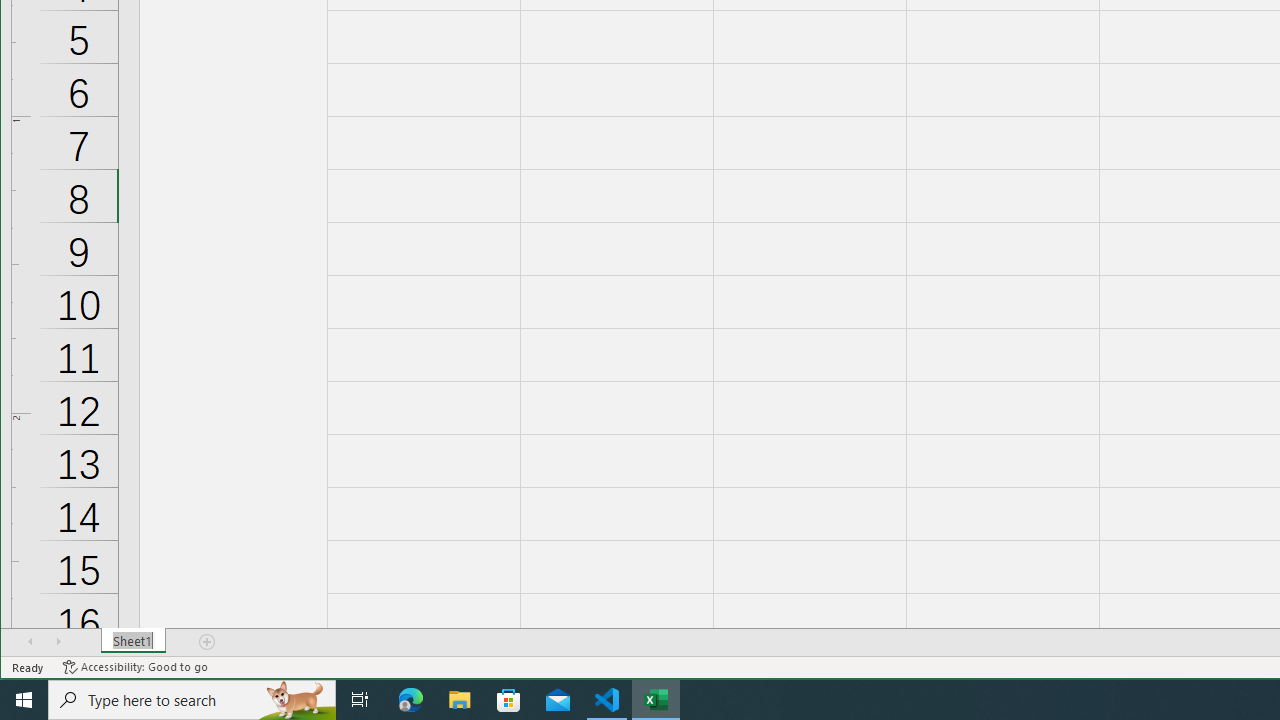 Image resolution: width=1280 pixels, height=720 pixels. What do you see at coordinates (359, 698) in the screenshot?
I see `'Task View'` at bounding box center [359, 698].